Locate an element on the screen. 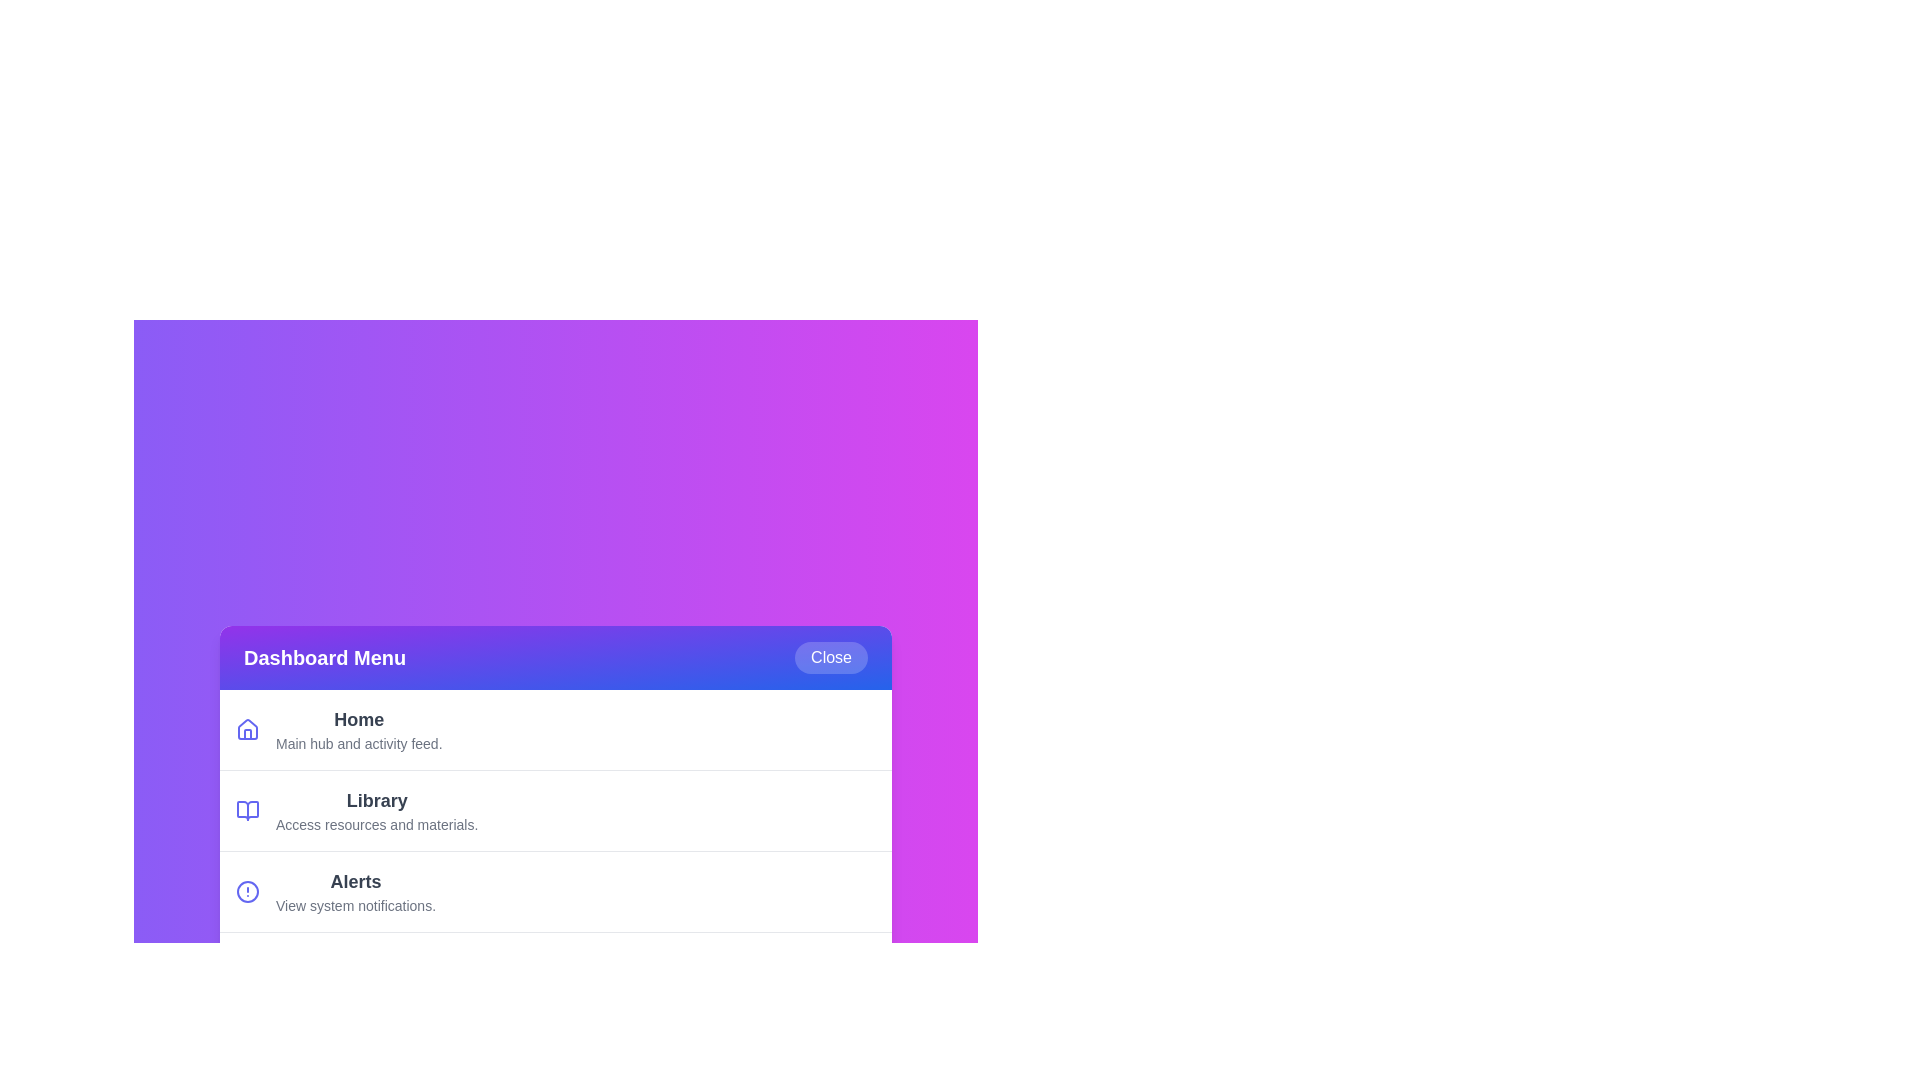 The width and height of the screenshot is (1920, 1080). the description of the menu item Alerts is located at coordinates (355, 881).